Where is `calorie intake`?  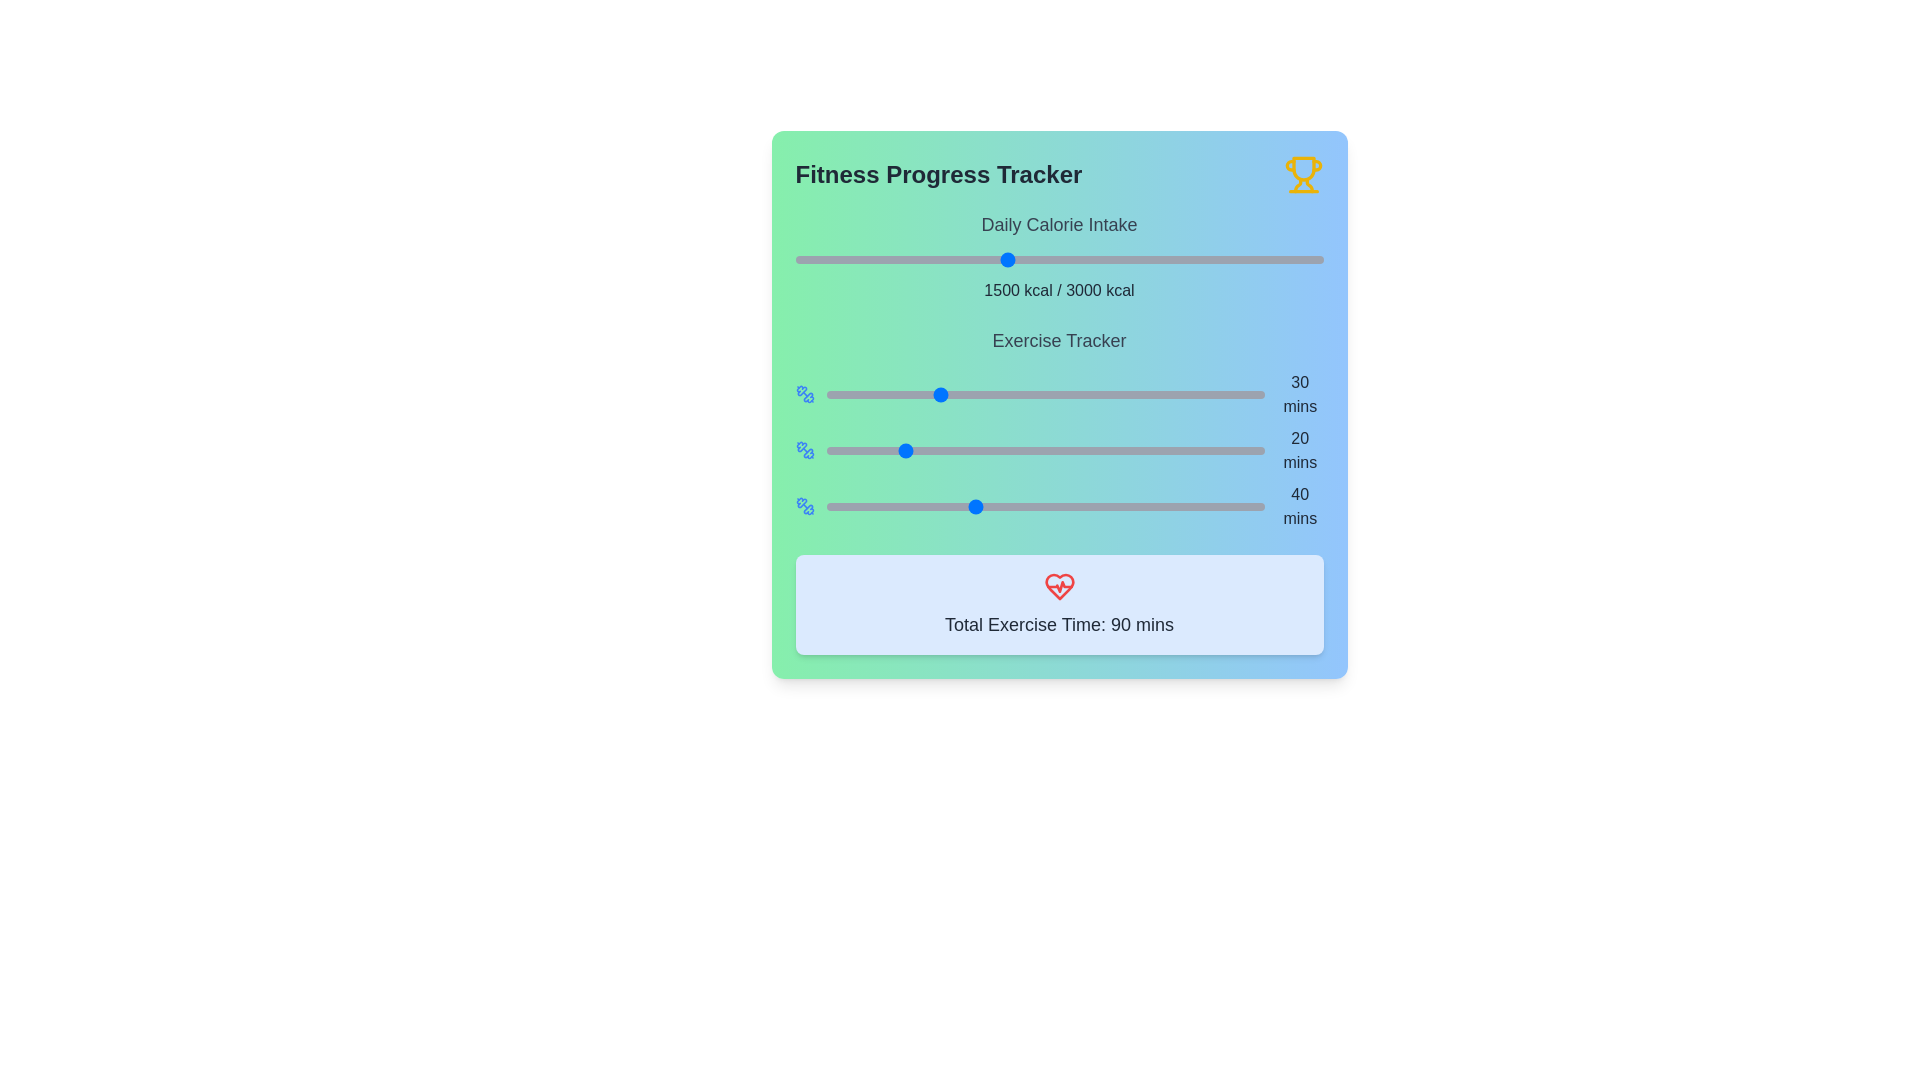 calorie intake is located at coordinates (1128, 258).